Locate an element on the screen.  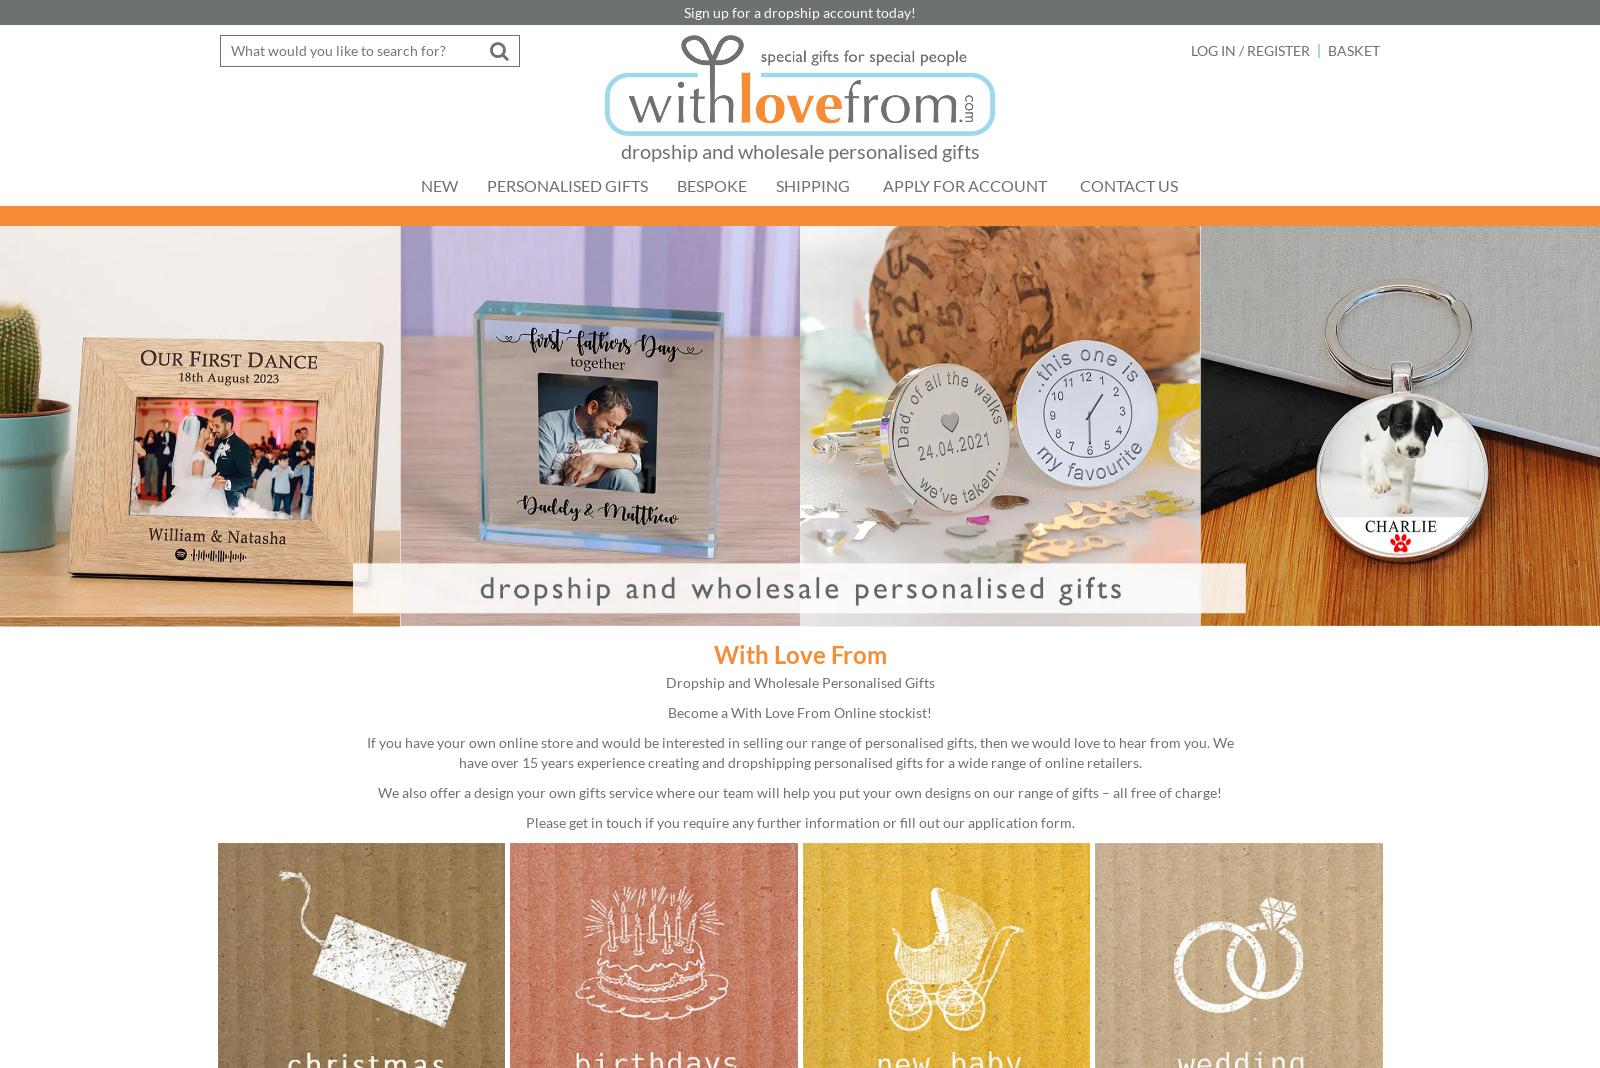
'Become a With Love From Online stockist!' is located at coordinates (800, 711).